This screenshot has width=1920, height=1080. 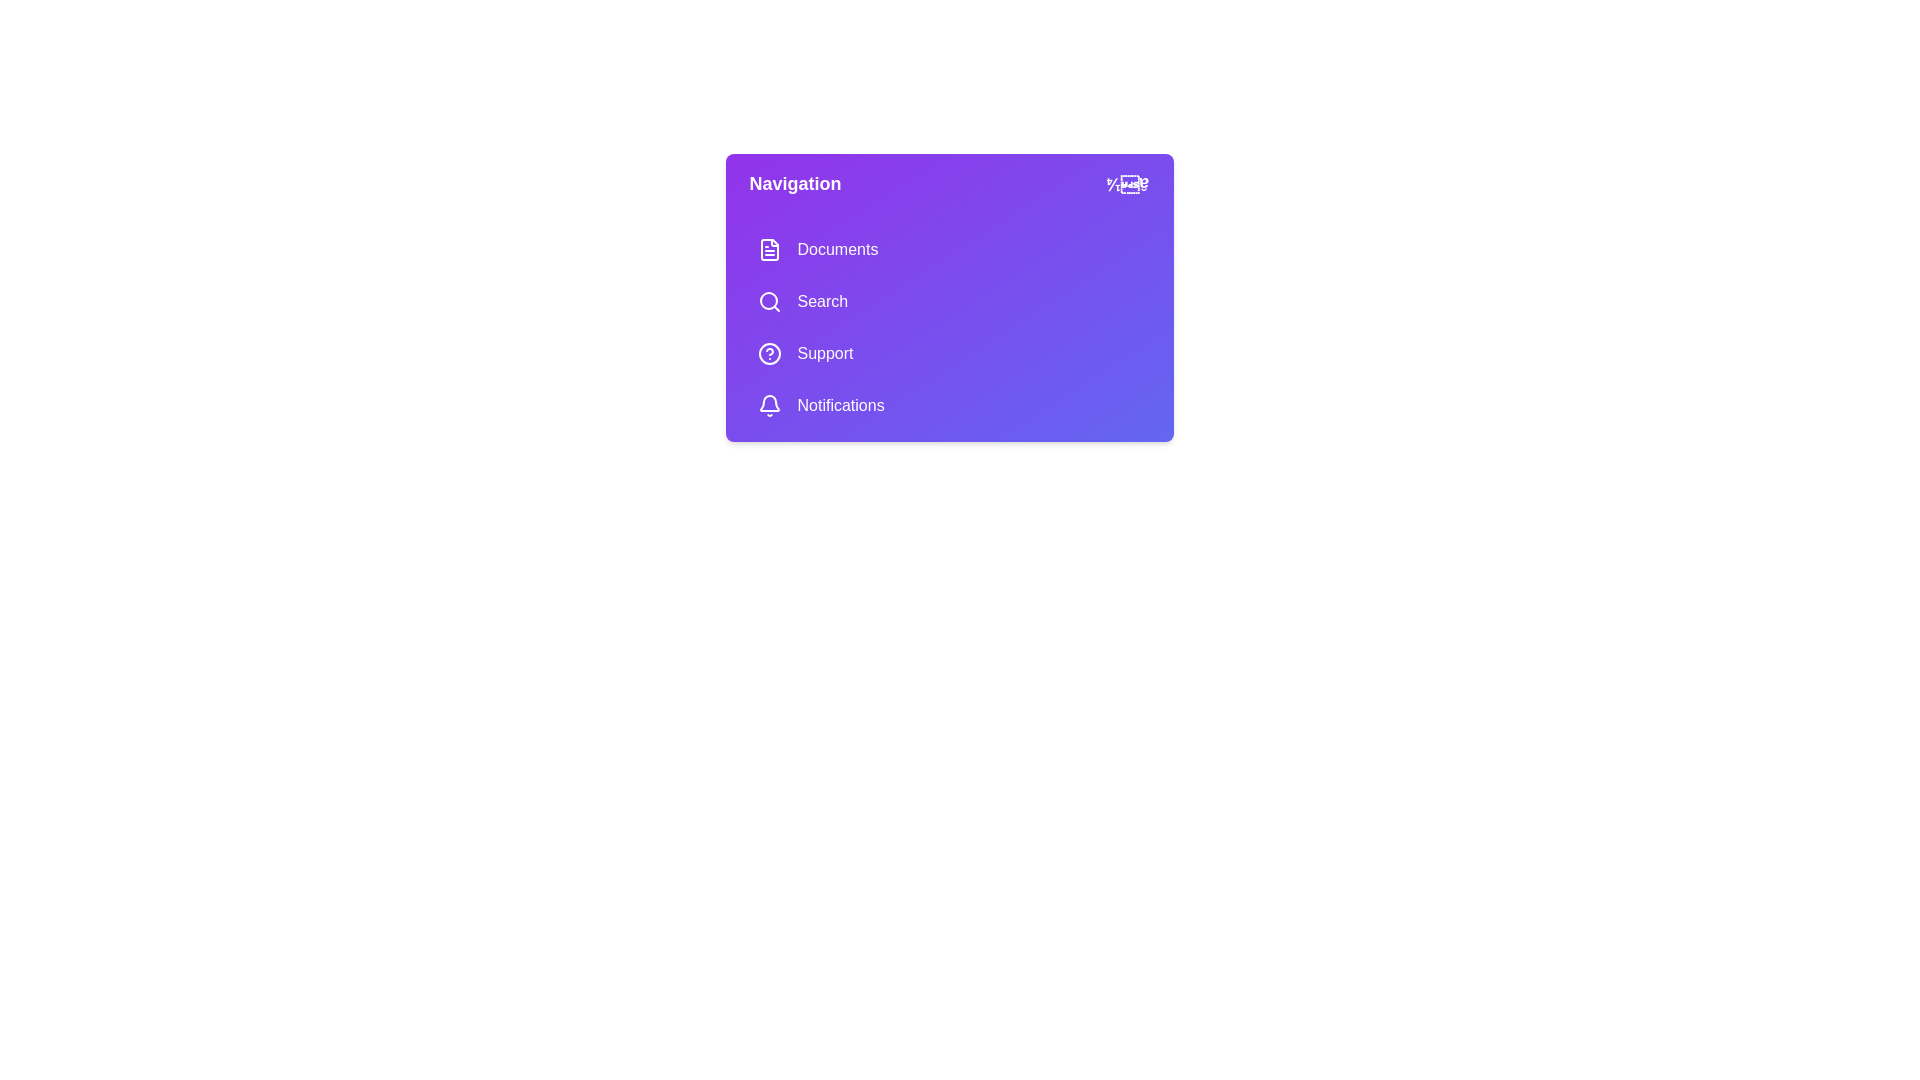 I want to click on the icon next to the menu item Notifications, so click(x=768, y=405).